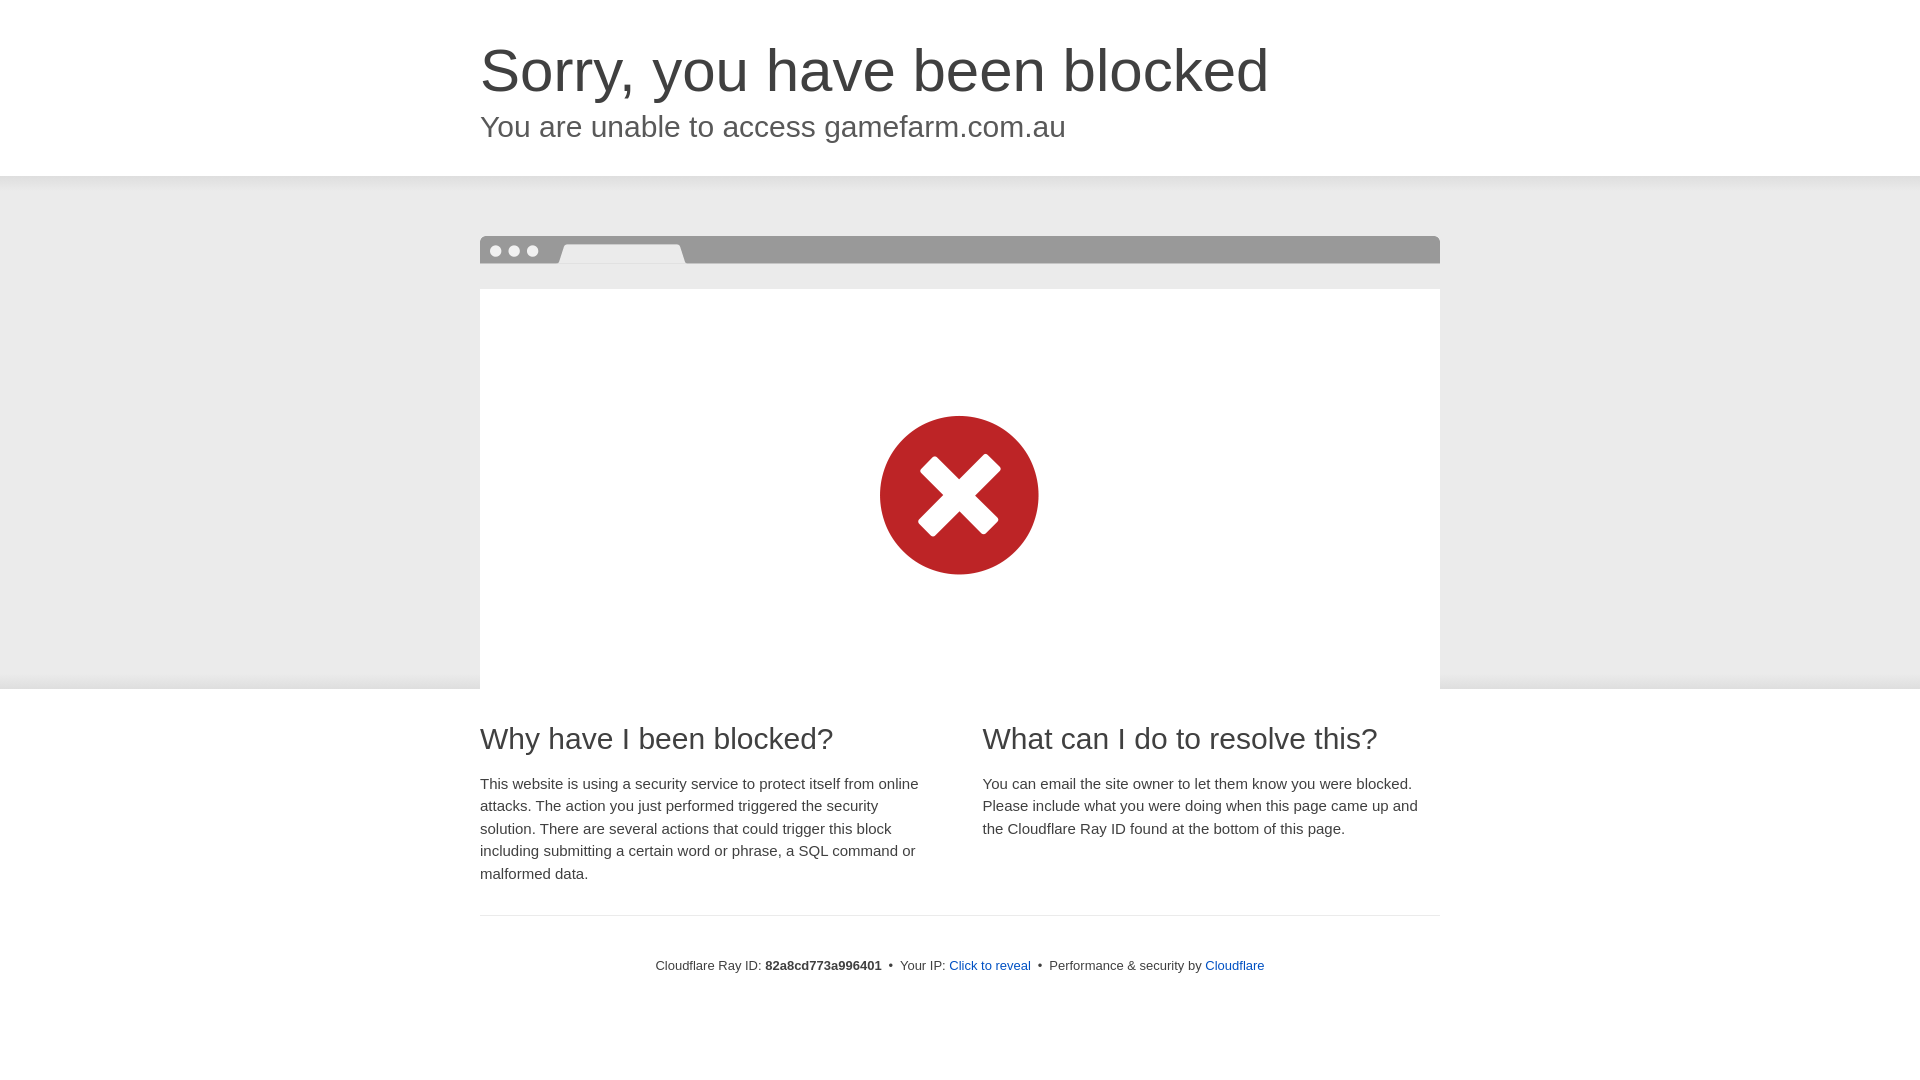 The height and width of the screenshot is (1080, 1920). What do you see at coordinates (989, 964) in the screenshot?
I see `'Click to reveal'` at bounding box center [989, 964].